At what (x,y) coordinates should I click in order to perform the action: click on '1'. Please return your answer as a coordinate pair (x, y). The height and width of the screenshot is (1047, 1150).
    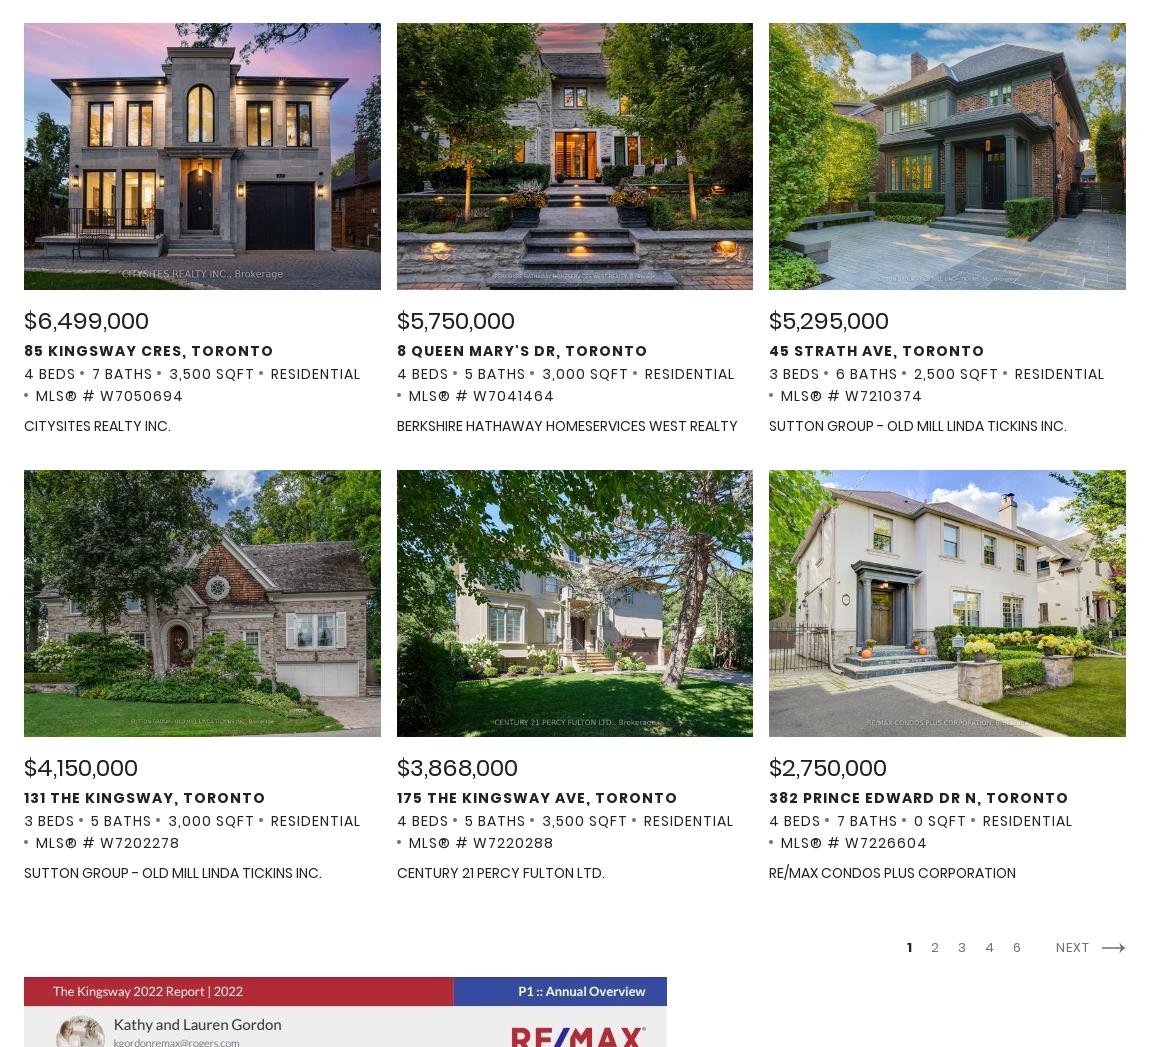
    Looking at the image, I should click on (907, 946).